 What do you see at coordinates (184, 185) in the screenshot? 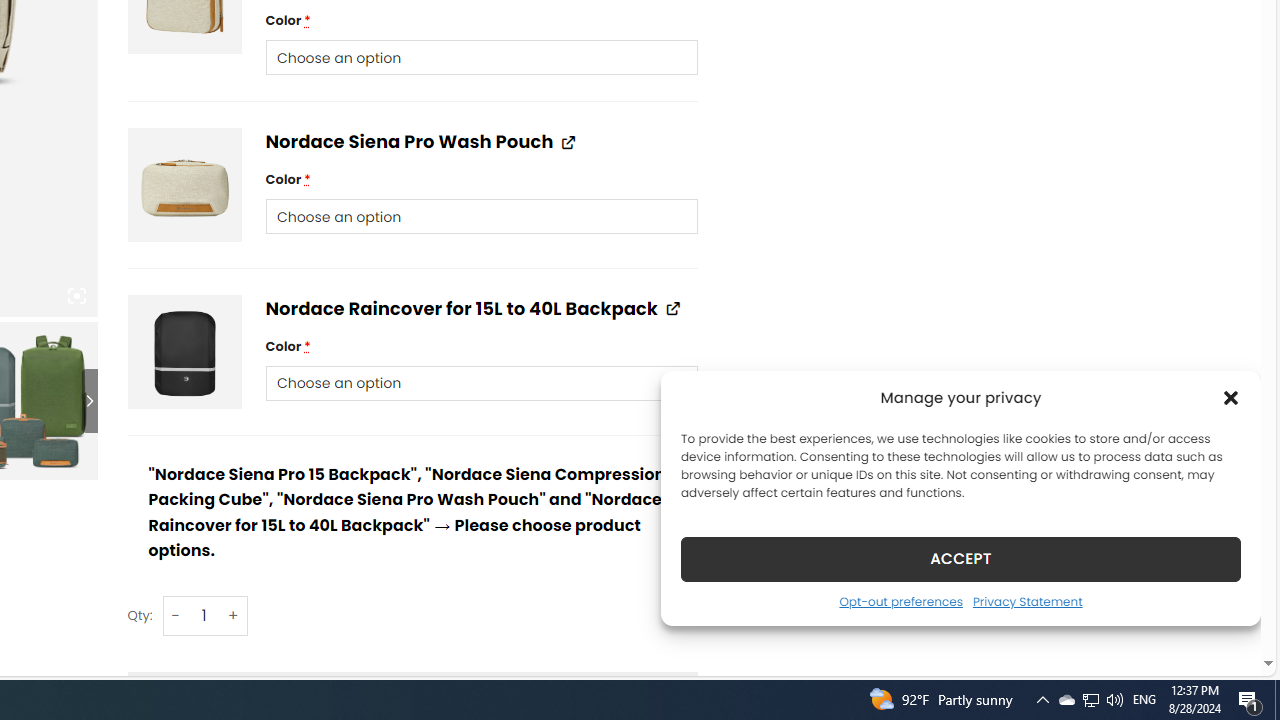
I see `'6G8A1459'` at bounding box center [184, 185].